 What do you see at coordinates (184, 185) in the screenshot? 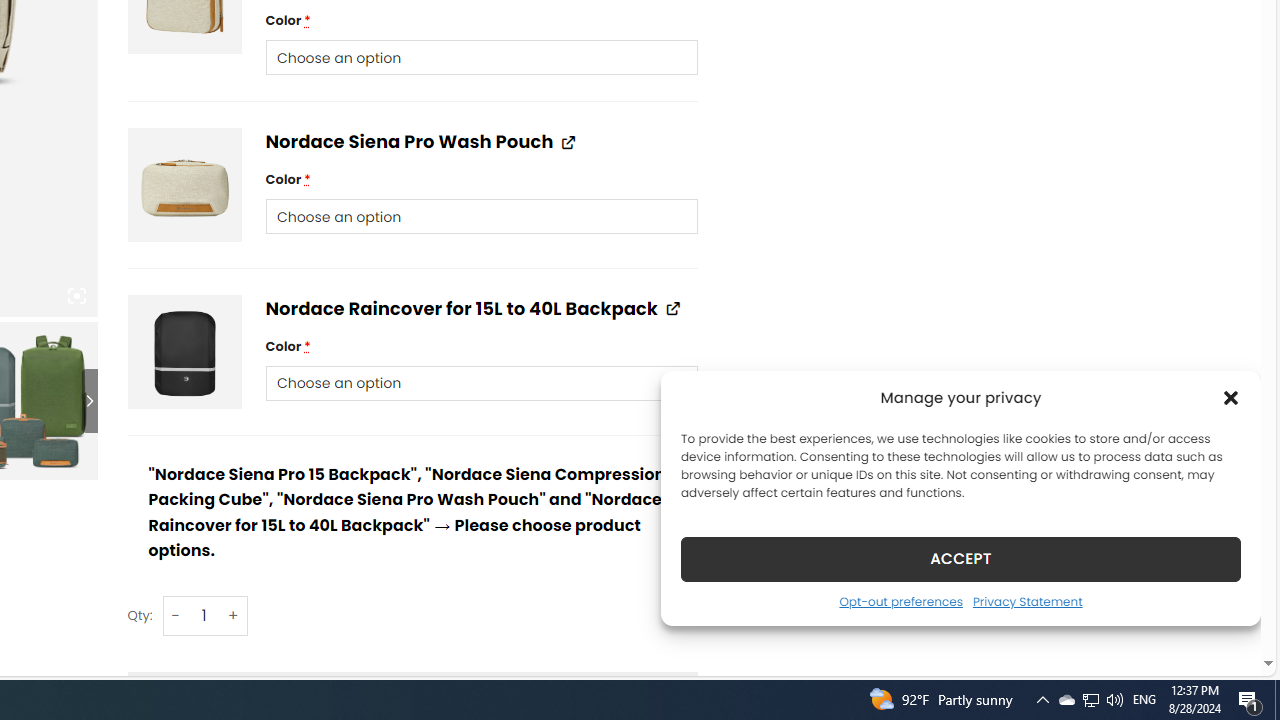
I see `'6G8A1459'` at bounding box center [184, 185].